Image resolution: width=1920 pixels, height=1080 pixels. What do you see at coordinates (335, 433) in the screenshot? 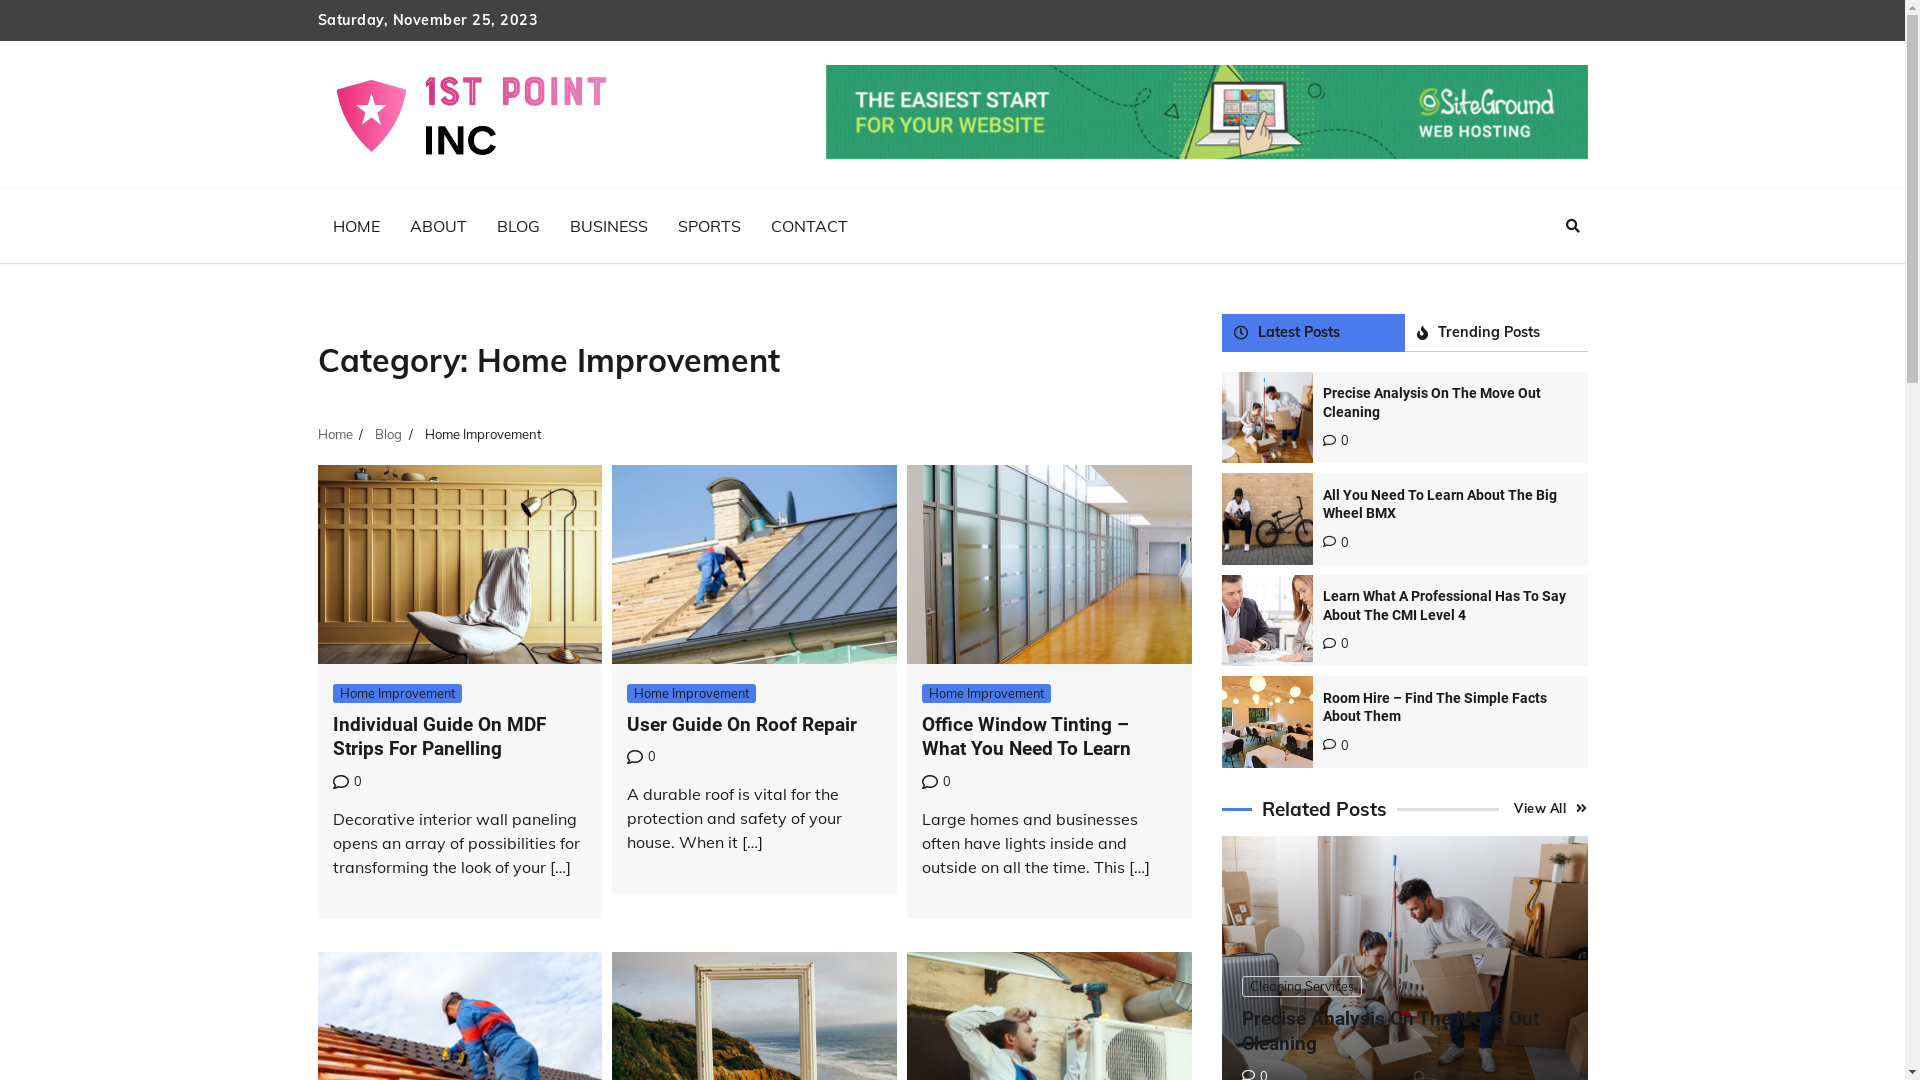
I see `'Home'` at bounding box center [335, 433].